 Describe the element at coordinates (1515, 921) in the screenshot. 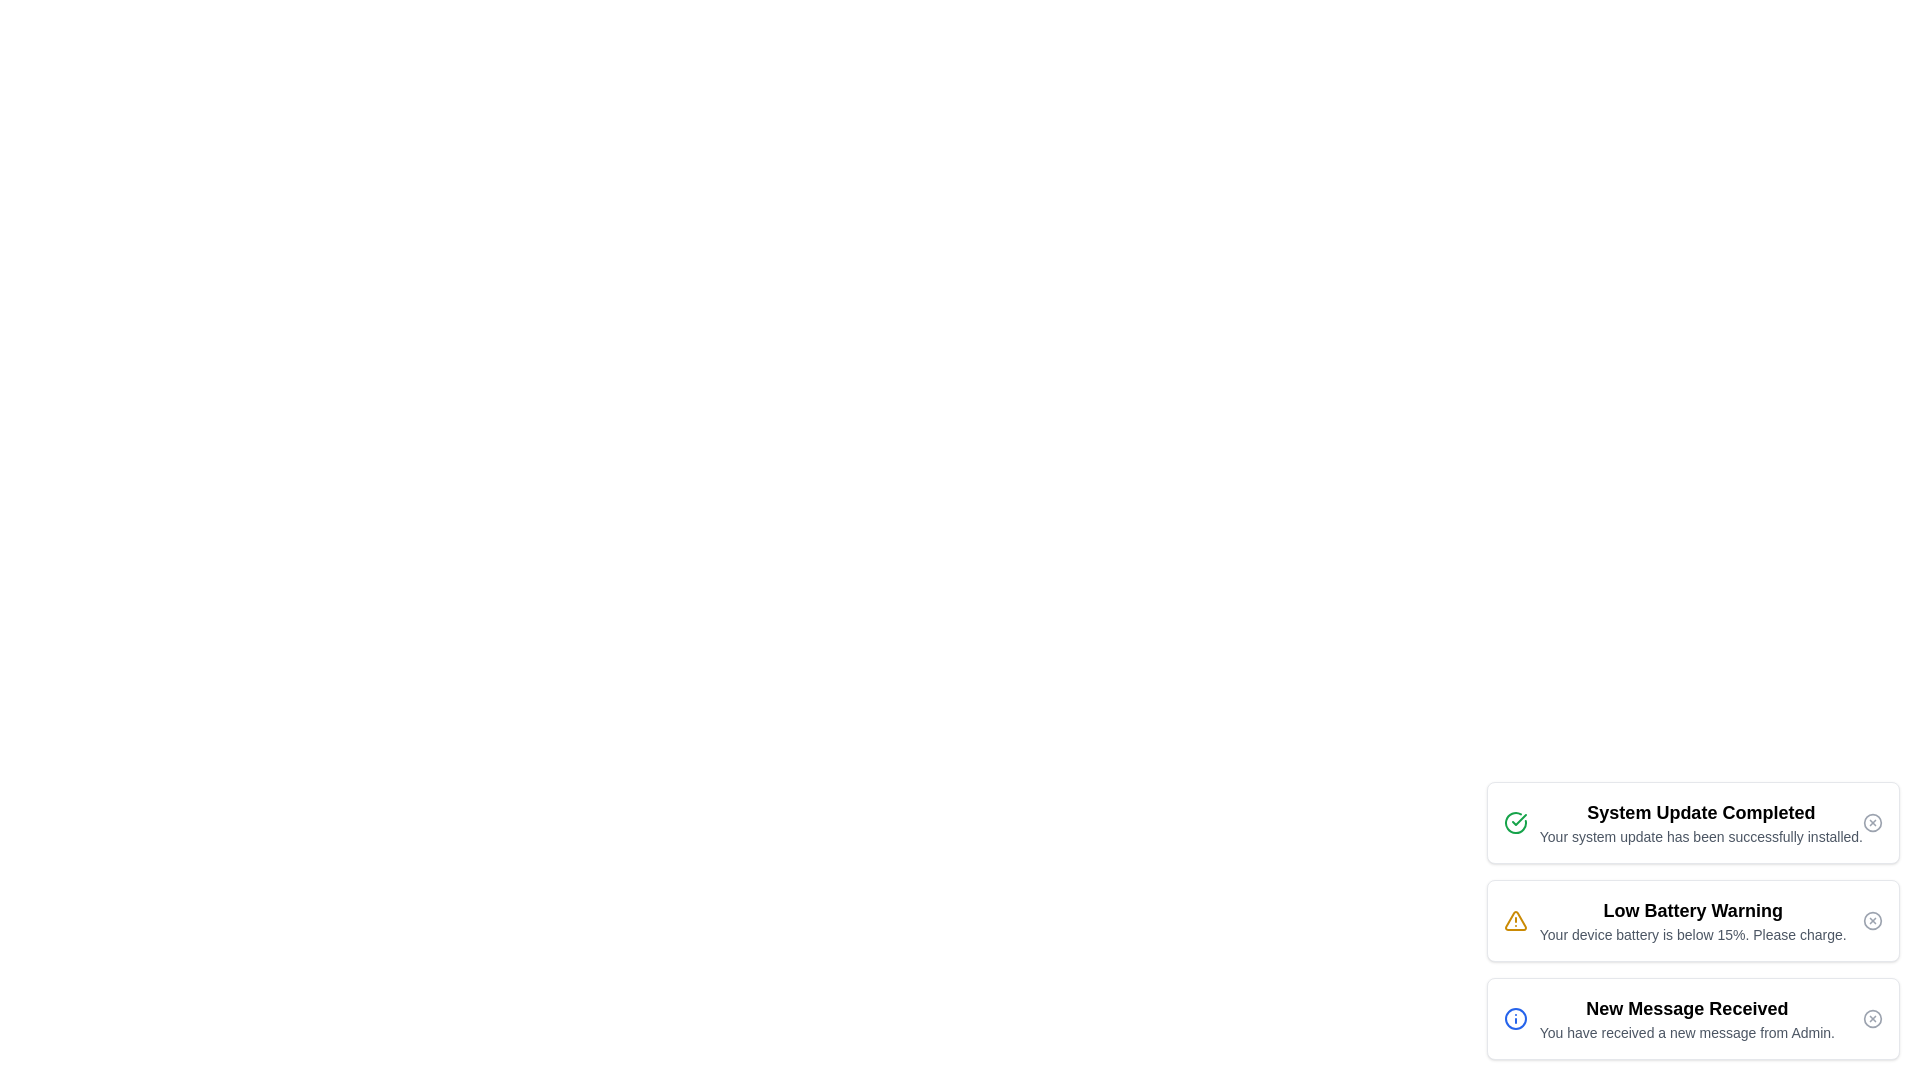

I see `the Triangle Warning Icon located to the left of the 'Low Battery Warning' text in the second notification card` at that location.